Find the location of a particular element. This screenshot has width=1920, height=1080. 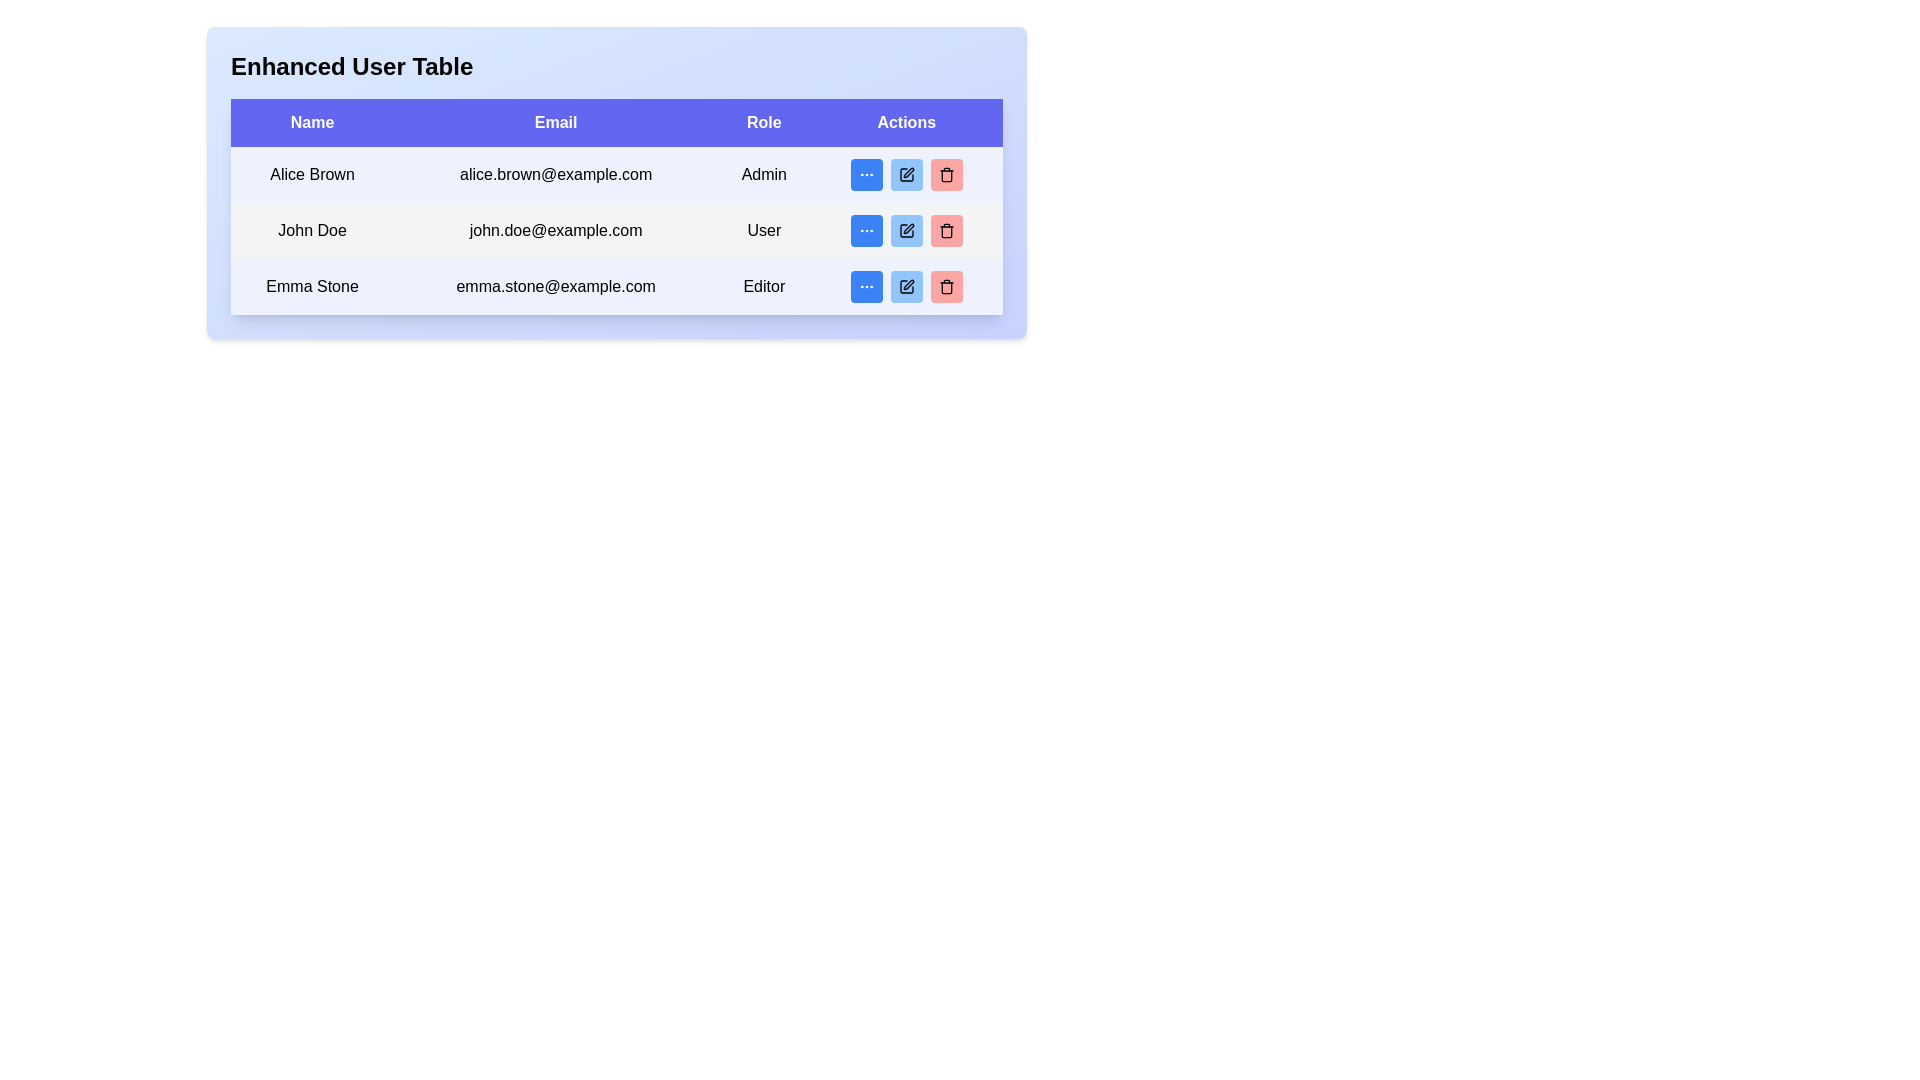

the blue circular button with three horizontally aligned white outlined dots in the 'Actions' column of the table for user 'Alice Brown' is located at coordinates (866, 173).